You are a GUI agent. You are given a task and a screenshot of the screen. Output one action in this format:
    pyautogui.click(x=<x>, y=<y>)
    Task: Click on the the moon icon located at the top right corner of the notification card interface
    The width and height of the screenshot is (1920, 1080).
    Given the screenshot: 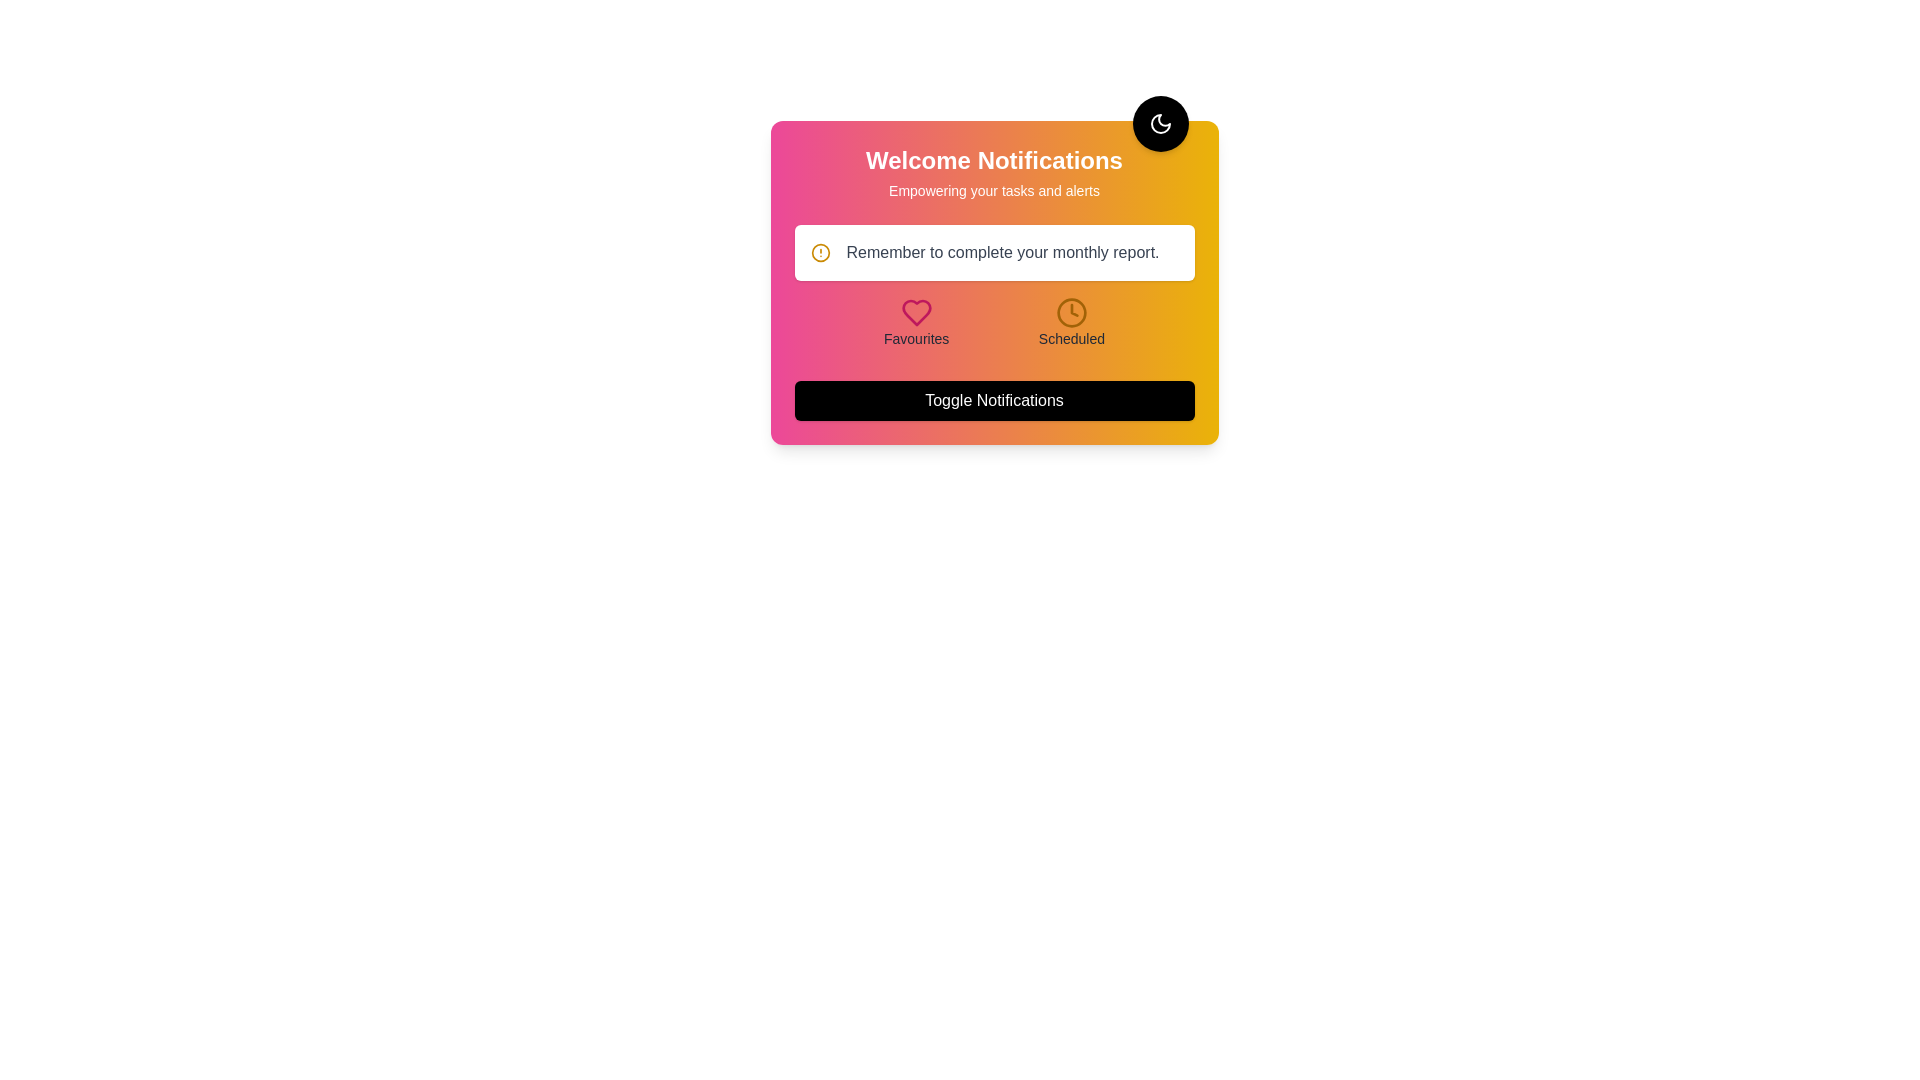 What is the action you would take?
    pyautogui.click(x=1160, y=123)
    